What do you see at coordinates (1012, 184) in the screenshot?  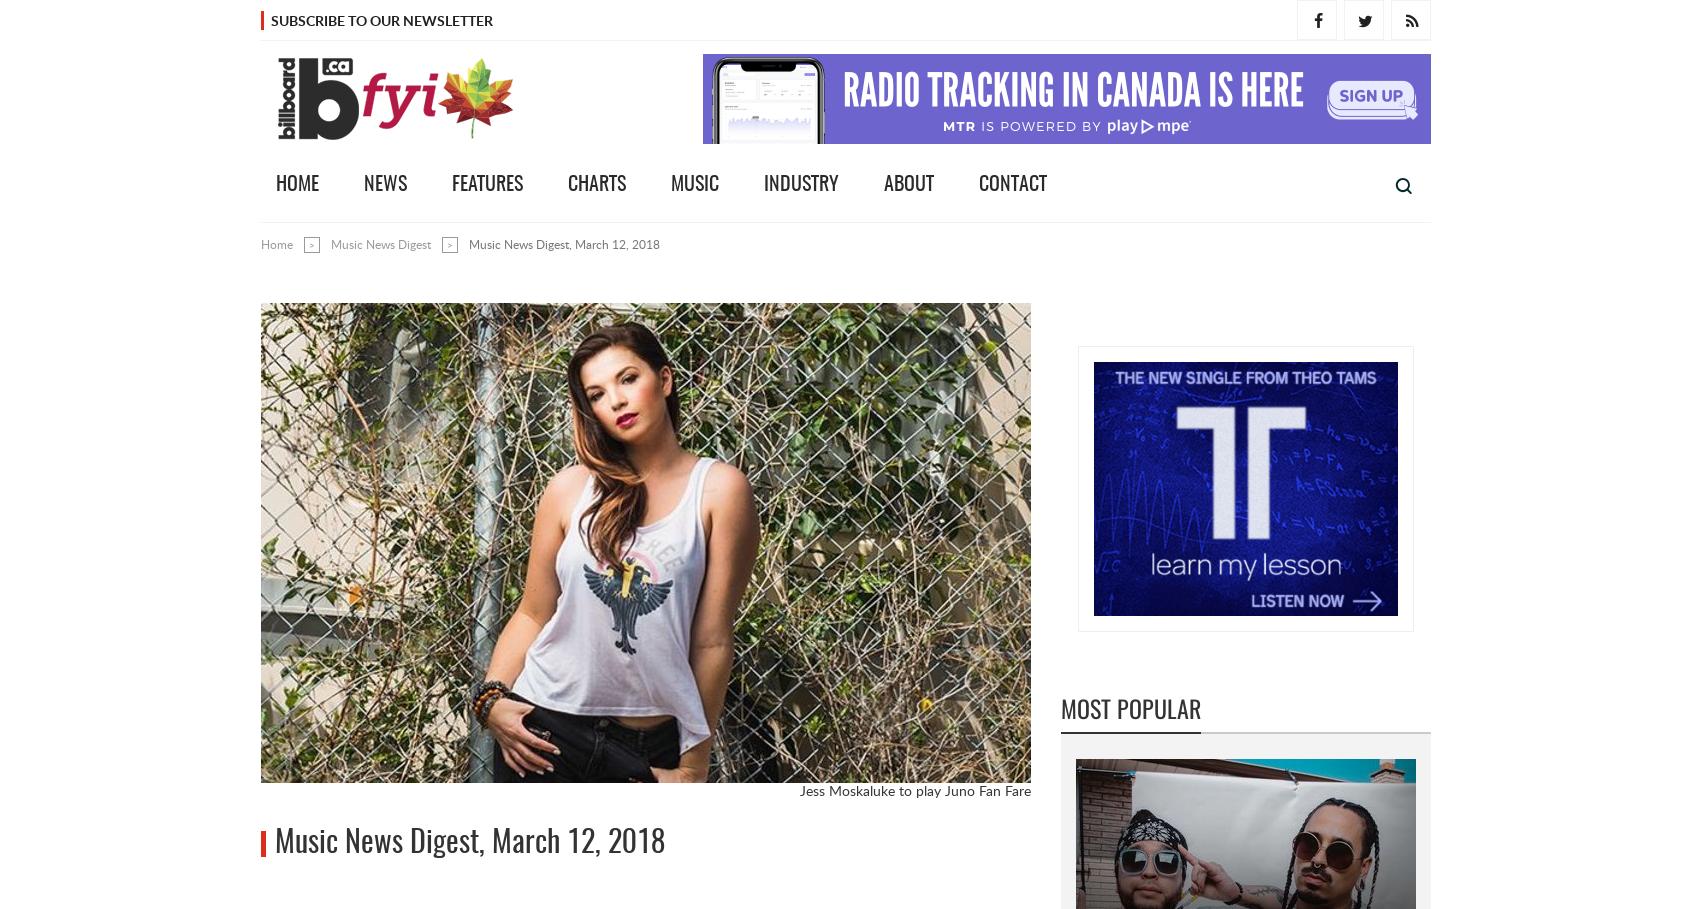 I see `'Contact'` at bounding box center [1012, 184].